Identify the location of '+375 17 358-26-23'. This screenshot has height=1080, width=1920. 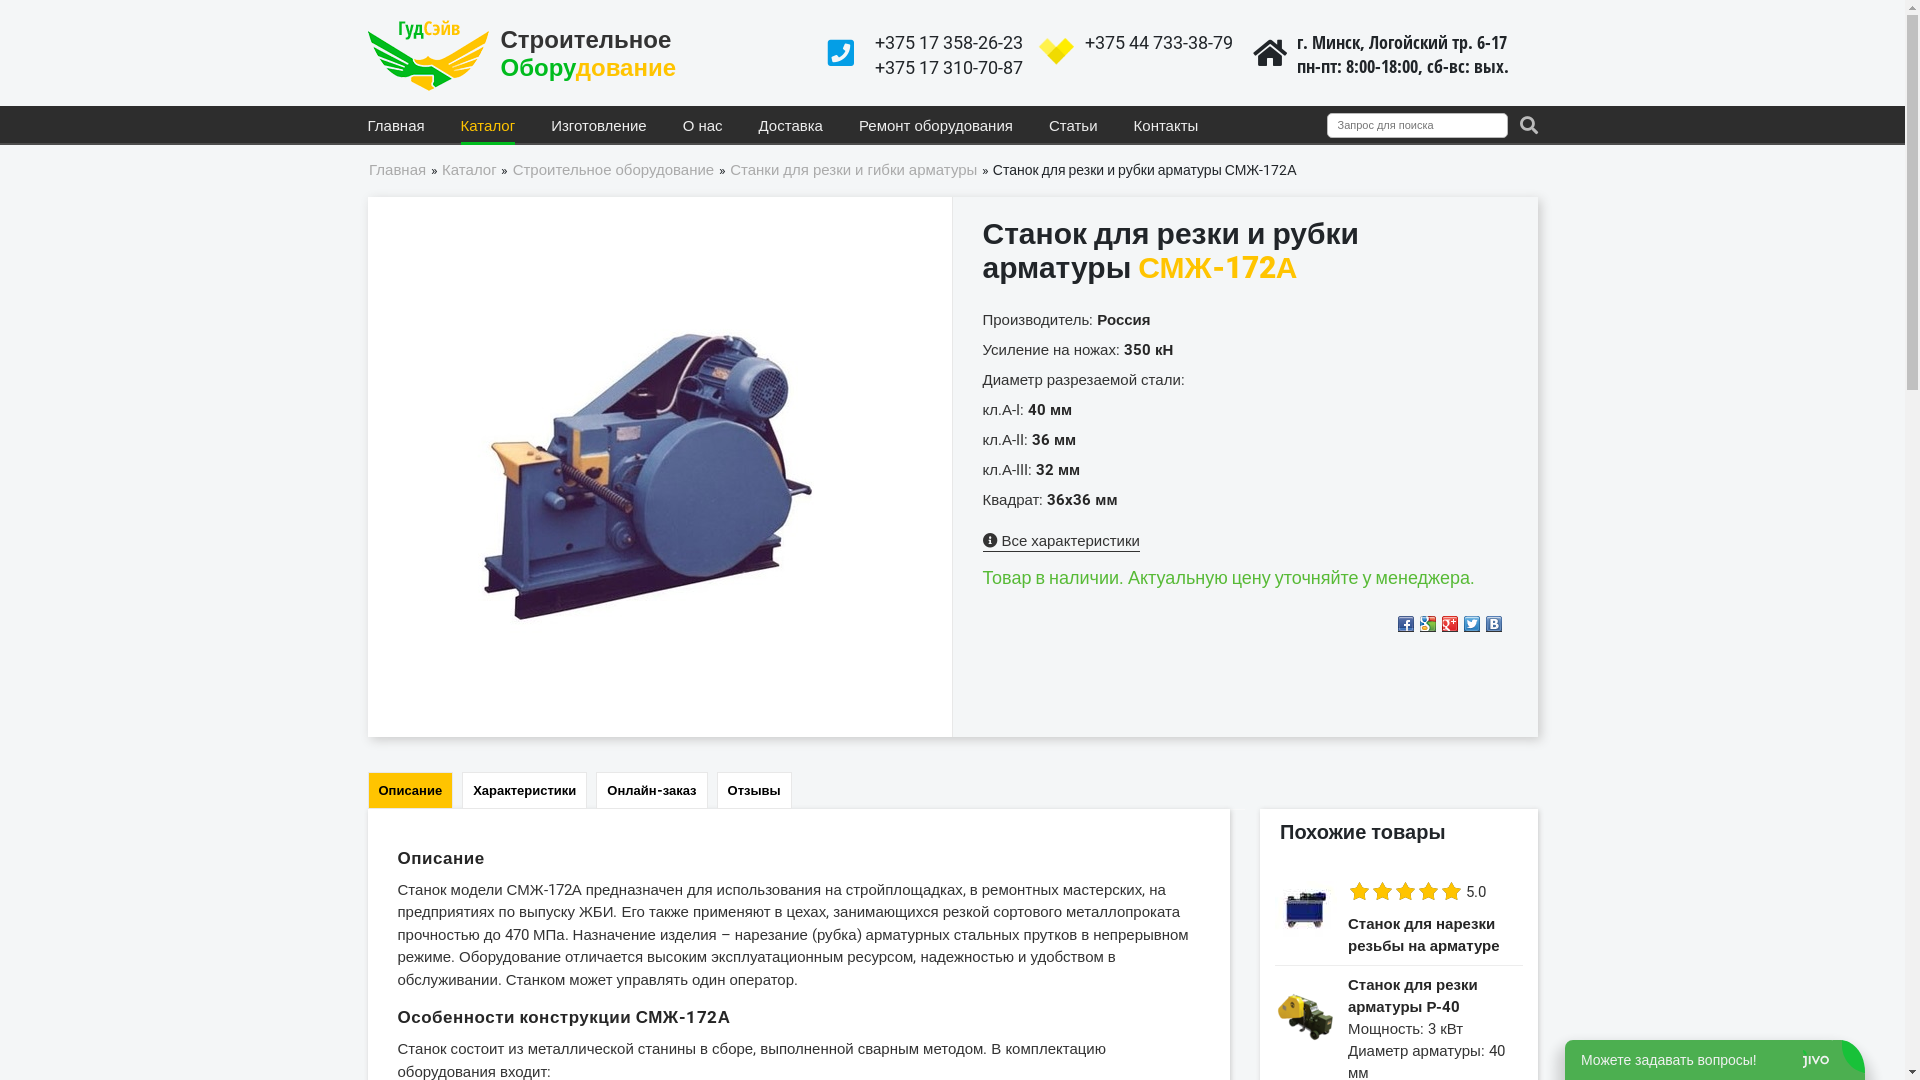
(947, 42).